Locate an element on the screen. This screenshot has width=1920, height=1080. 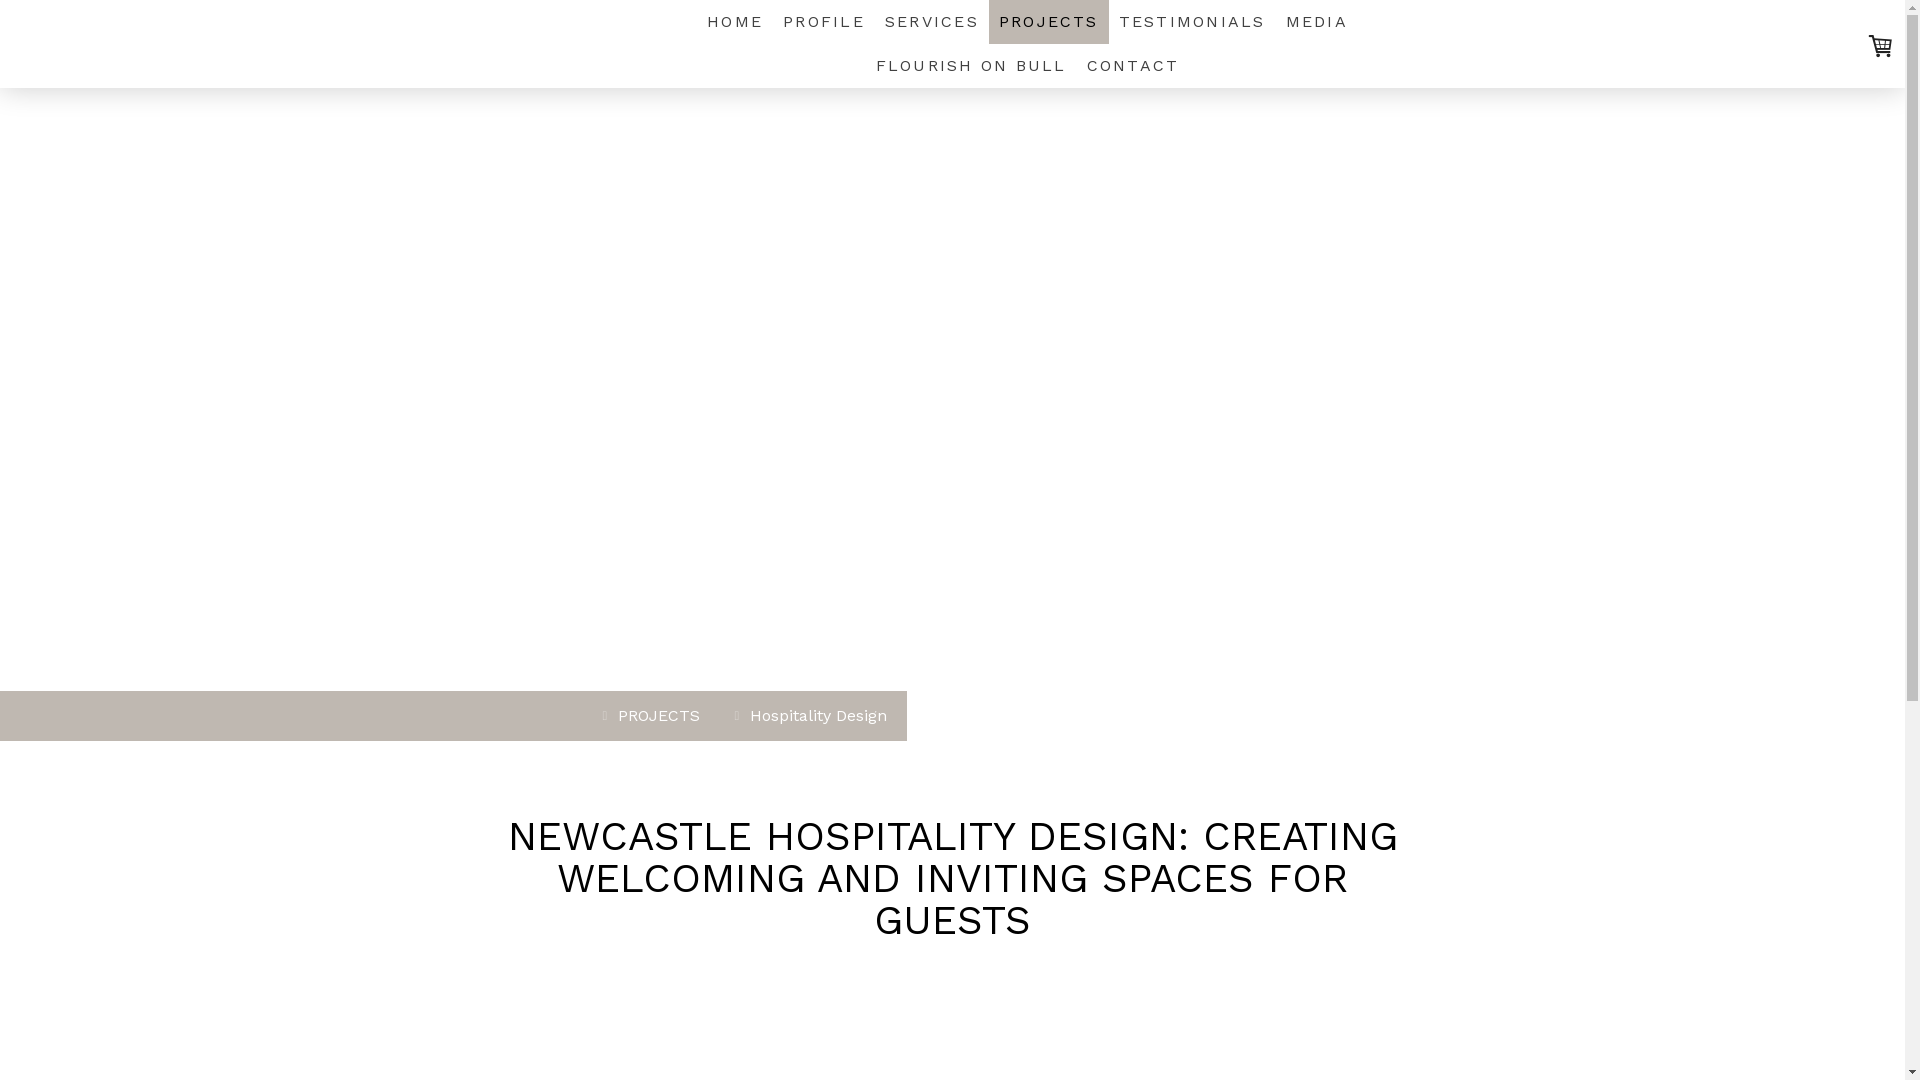
'TESTIMONIALS' is located at coordinates (1107, 22).